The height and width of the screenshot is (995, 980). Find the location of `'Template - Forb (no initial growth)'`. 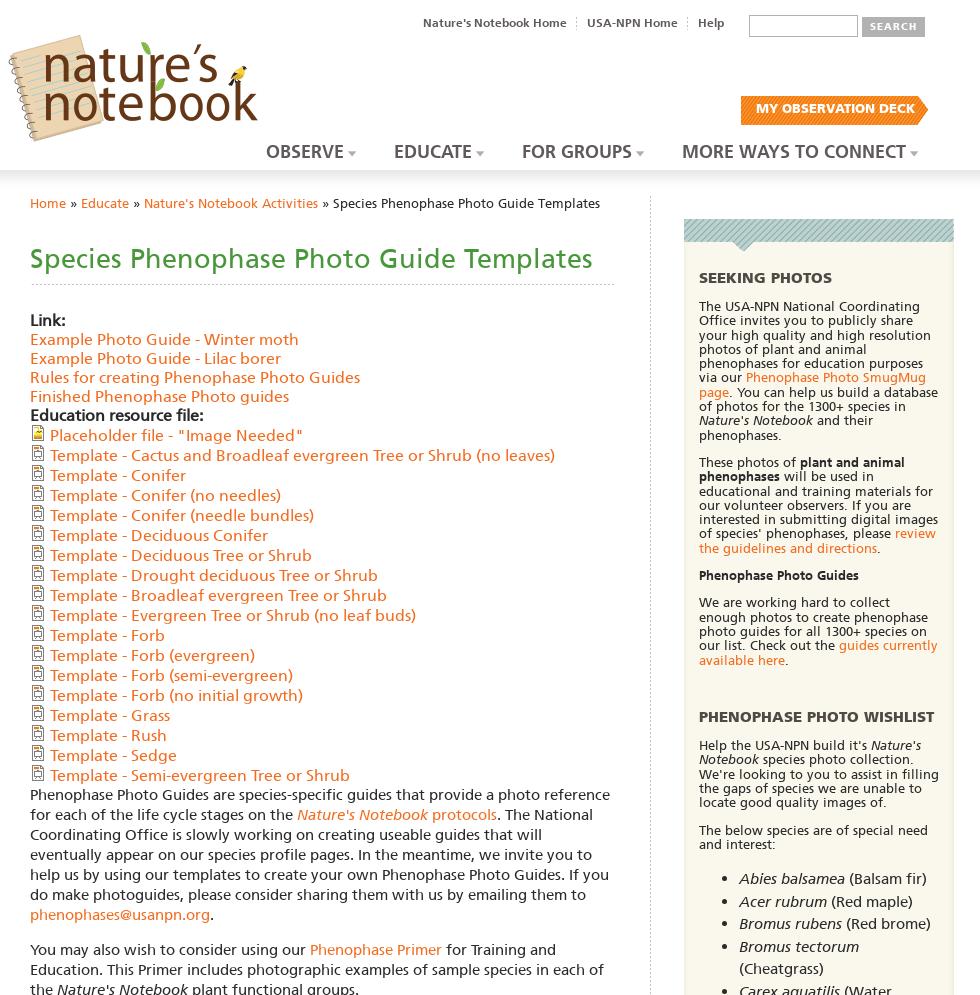

'Template - Forb (no initial growth)' is located at coordinates (176, 694).